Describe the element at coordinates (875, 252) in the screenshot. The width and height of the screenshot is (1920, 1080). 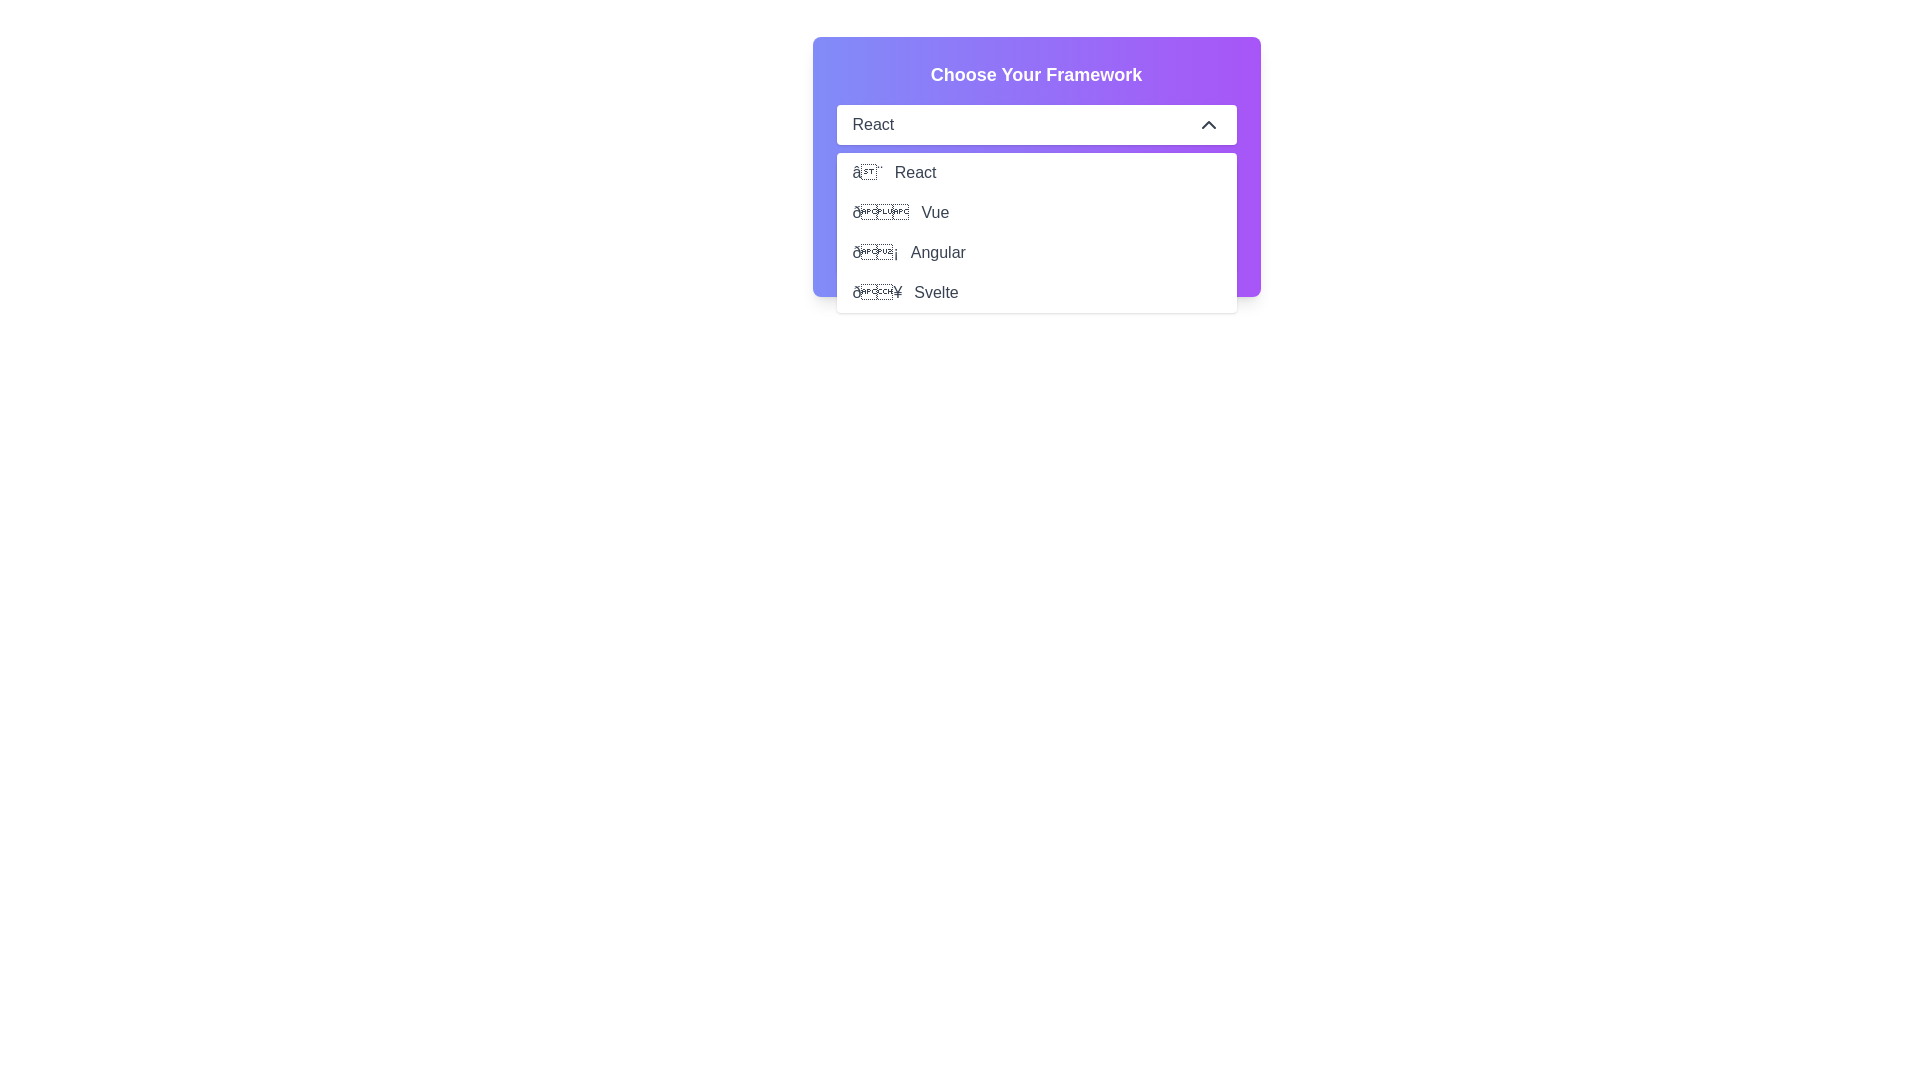
I see `the emoji icon "💡" located to the left of the text label "Angular" in the dropdown menu` at that location.